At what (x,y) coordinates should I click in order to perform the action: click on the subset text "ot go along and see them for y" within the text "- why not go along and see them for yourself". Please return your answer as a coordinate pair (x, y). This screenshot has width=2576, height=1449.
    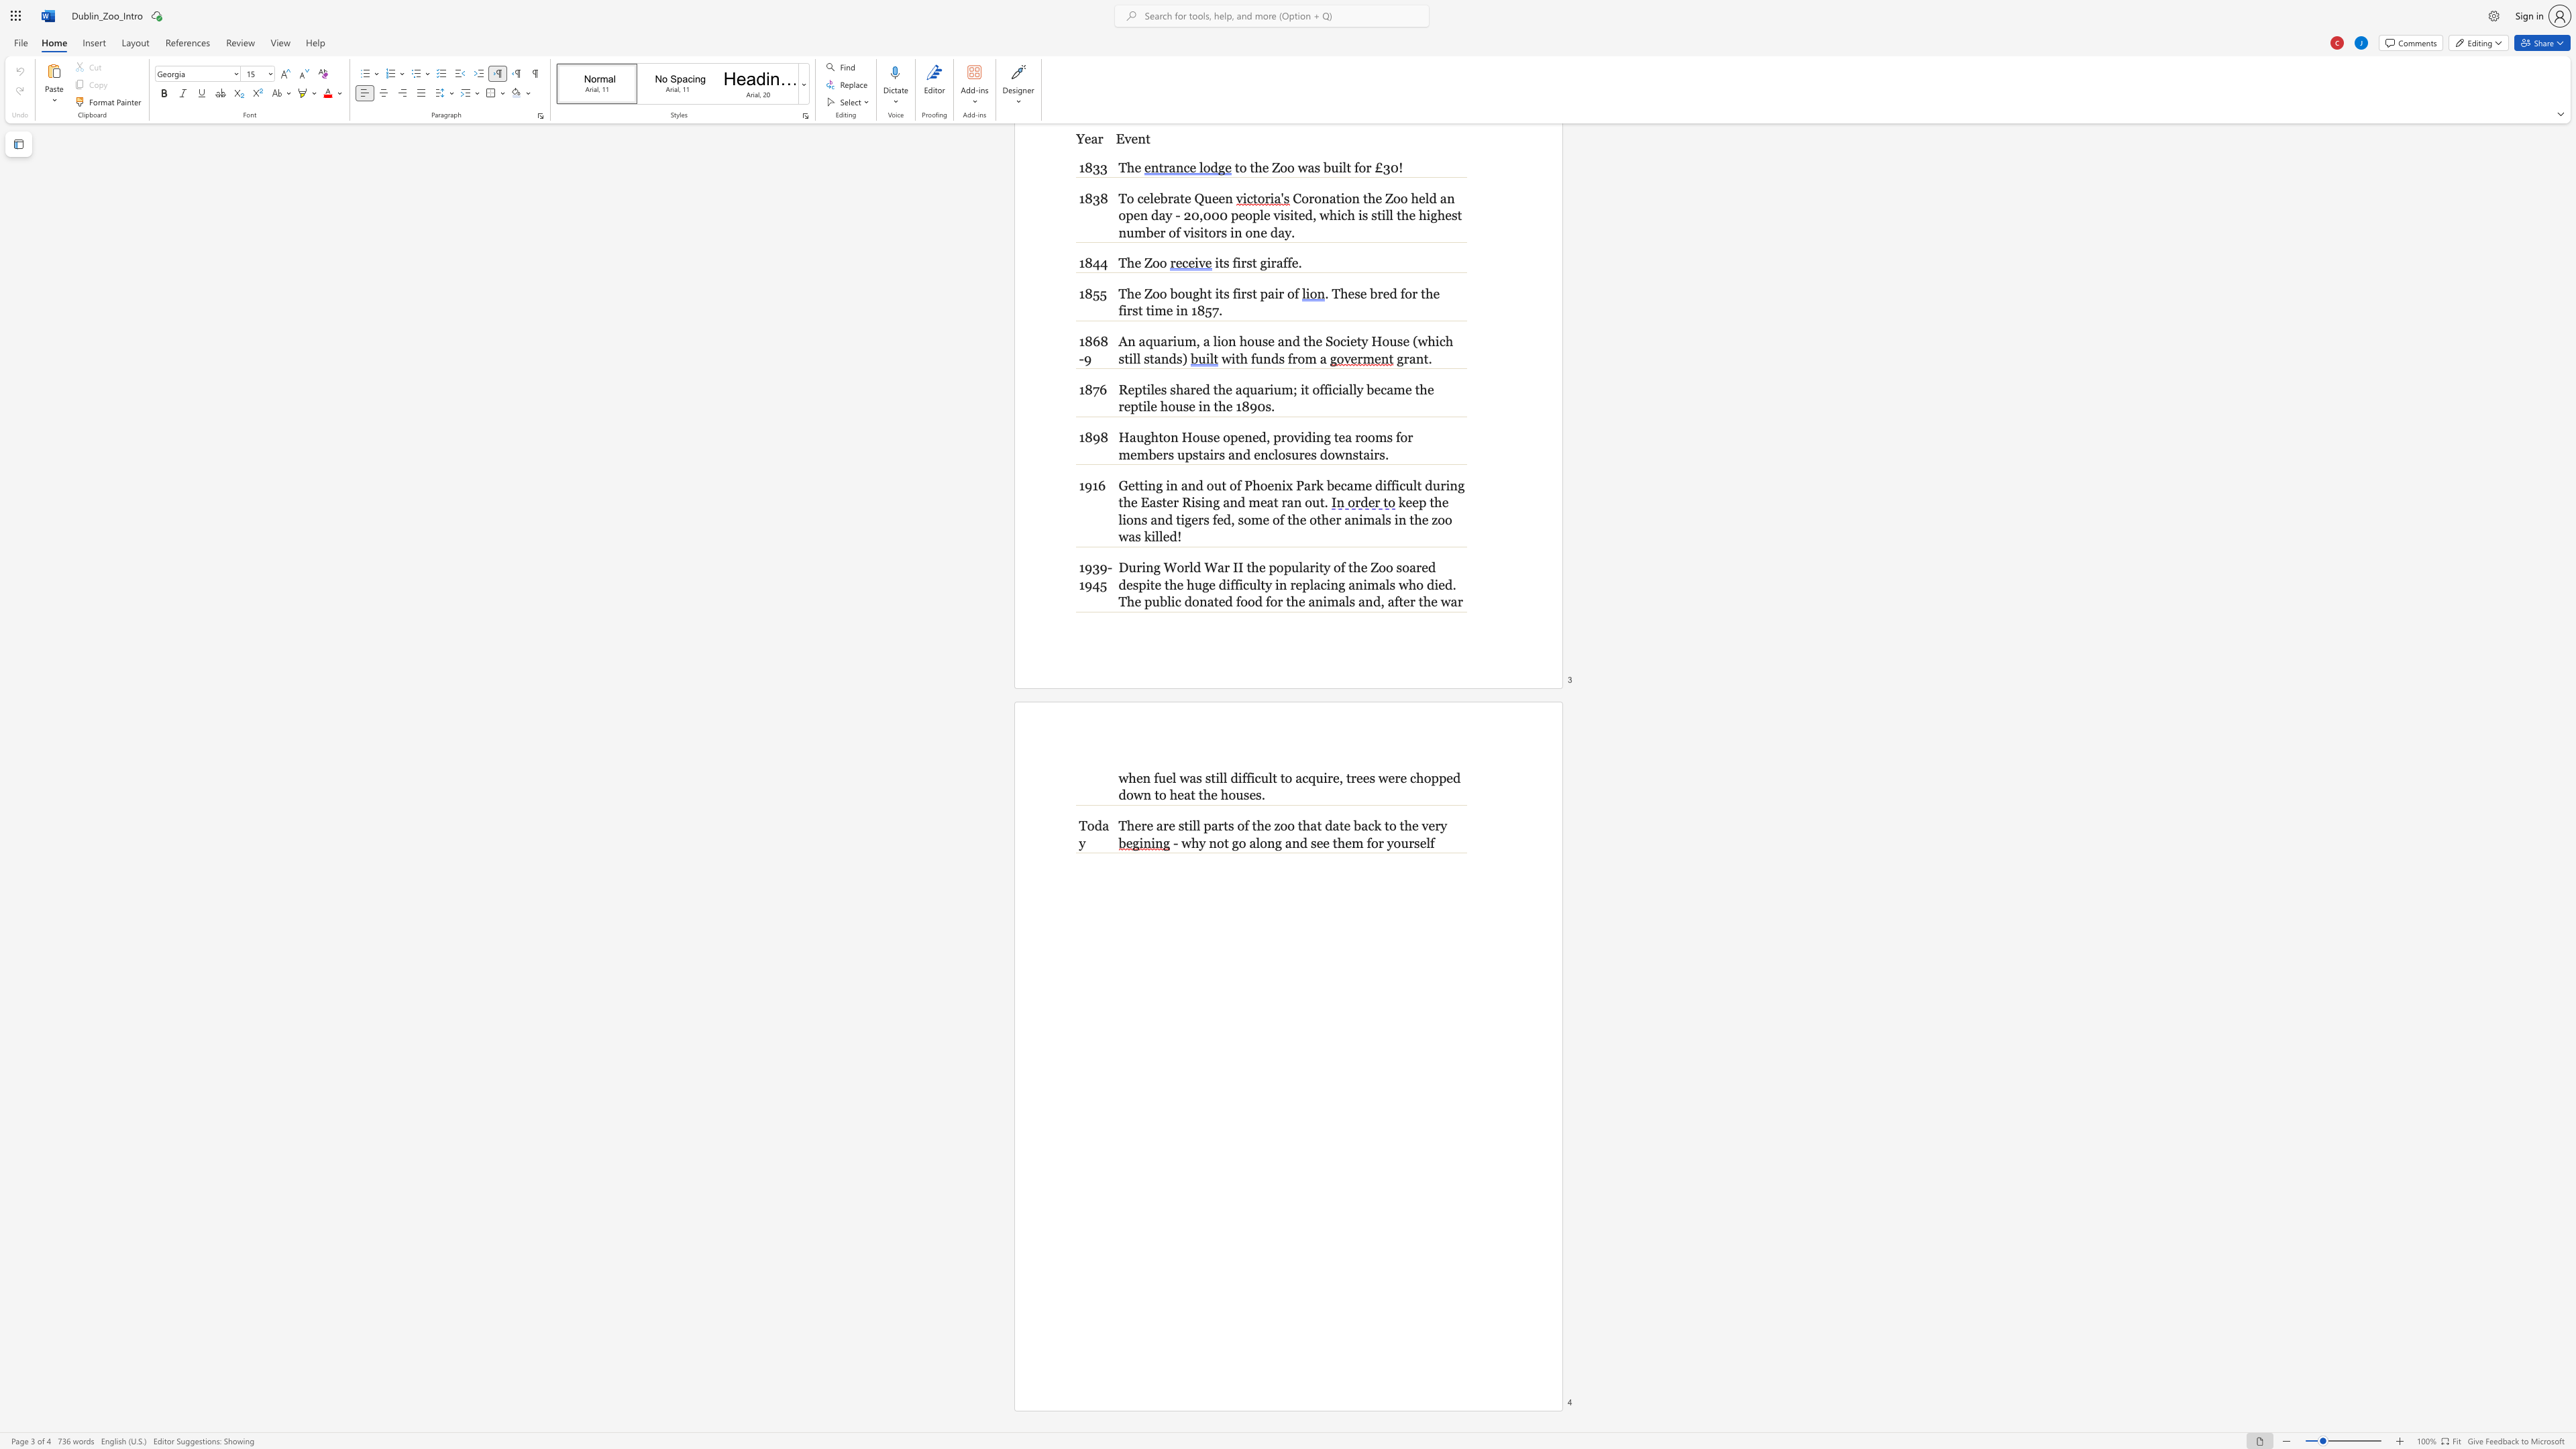
    Looking at the image, I should click on (1216, 842).